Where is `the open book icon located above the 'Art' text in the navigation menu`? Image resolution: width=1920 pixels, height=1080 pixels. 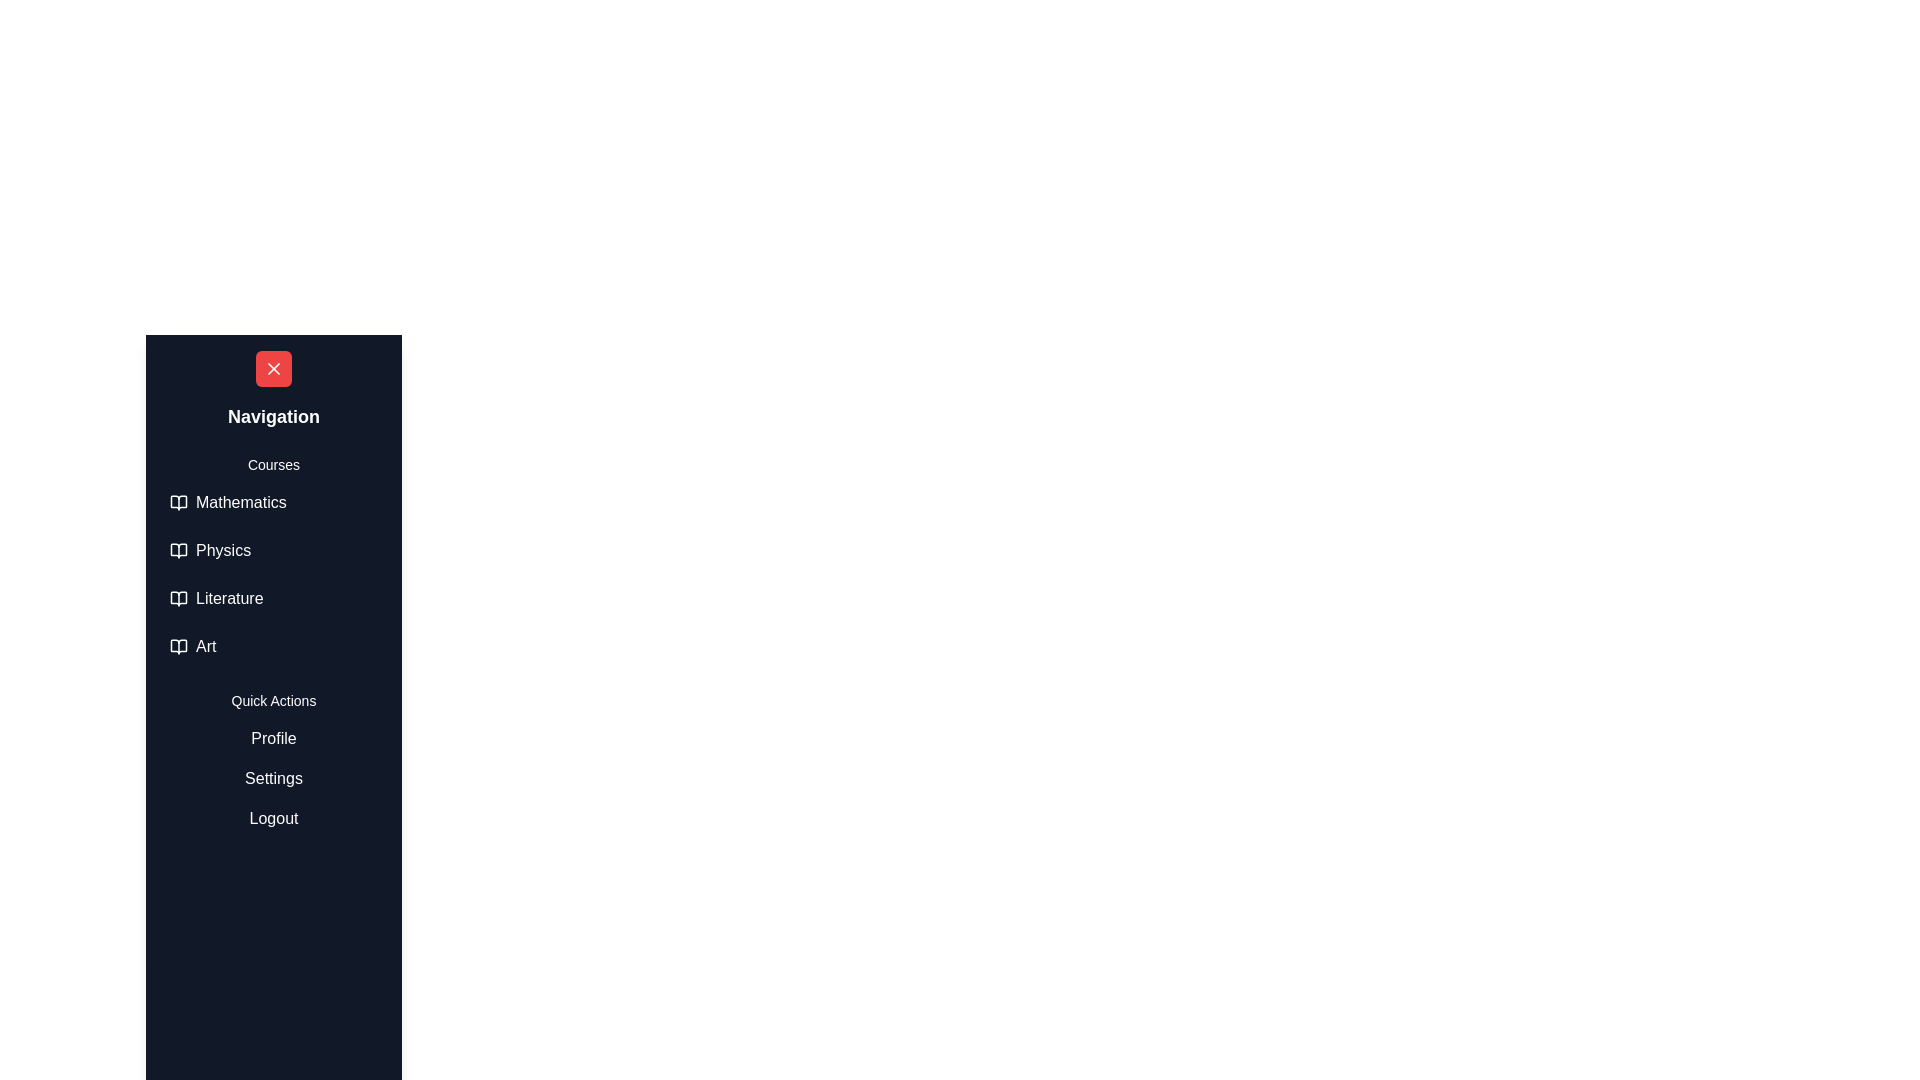 the open book icon located above the 'Art' text in the navigation menu is located at coordinates (178, 647).